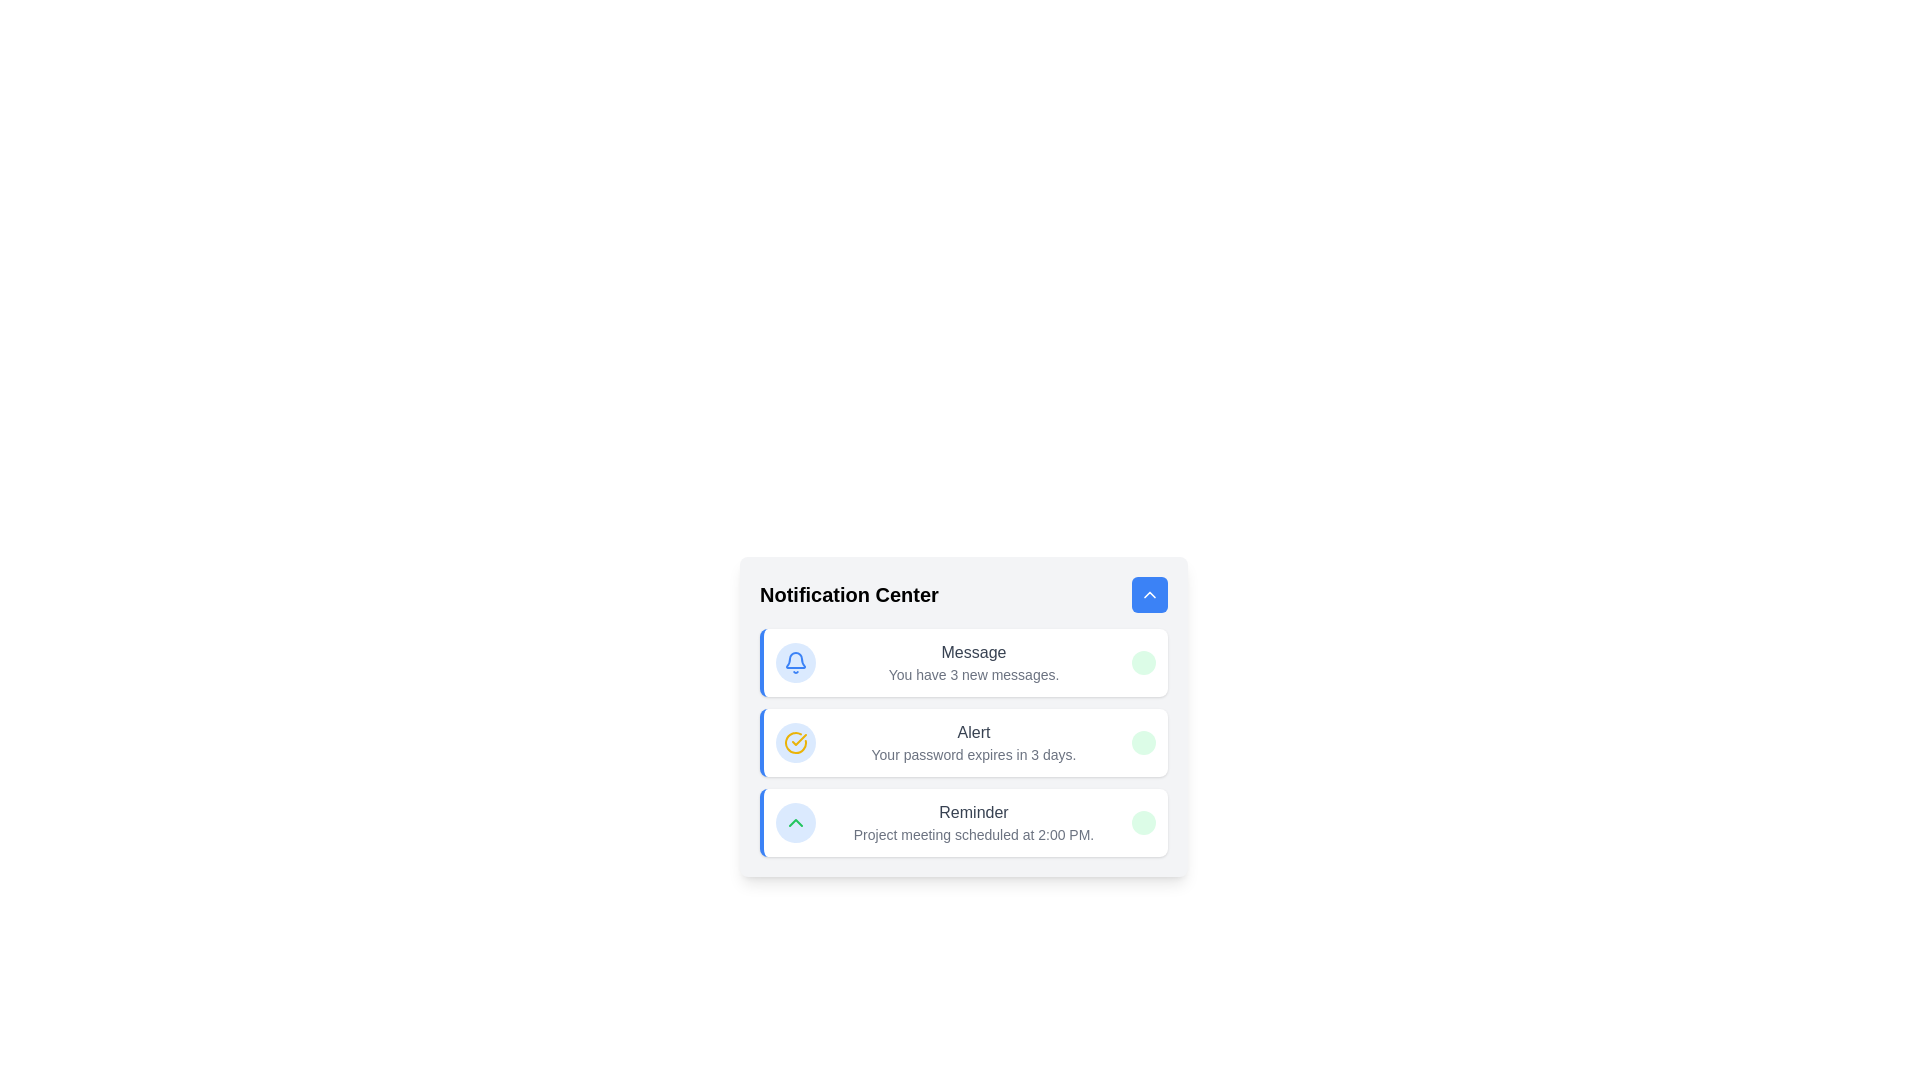  Describe the element at coordinates (974, 732) in the screenshot. I see `the 'Alert' text label, which is styled with a medium font weight and gray color, located prominently within a notification card above the text 'Your password expires in 3 days.'` at that location.